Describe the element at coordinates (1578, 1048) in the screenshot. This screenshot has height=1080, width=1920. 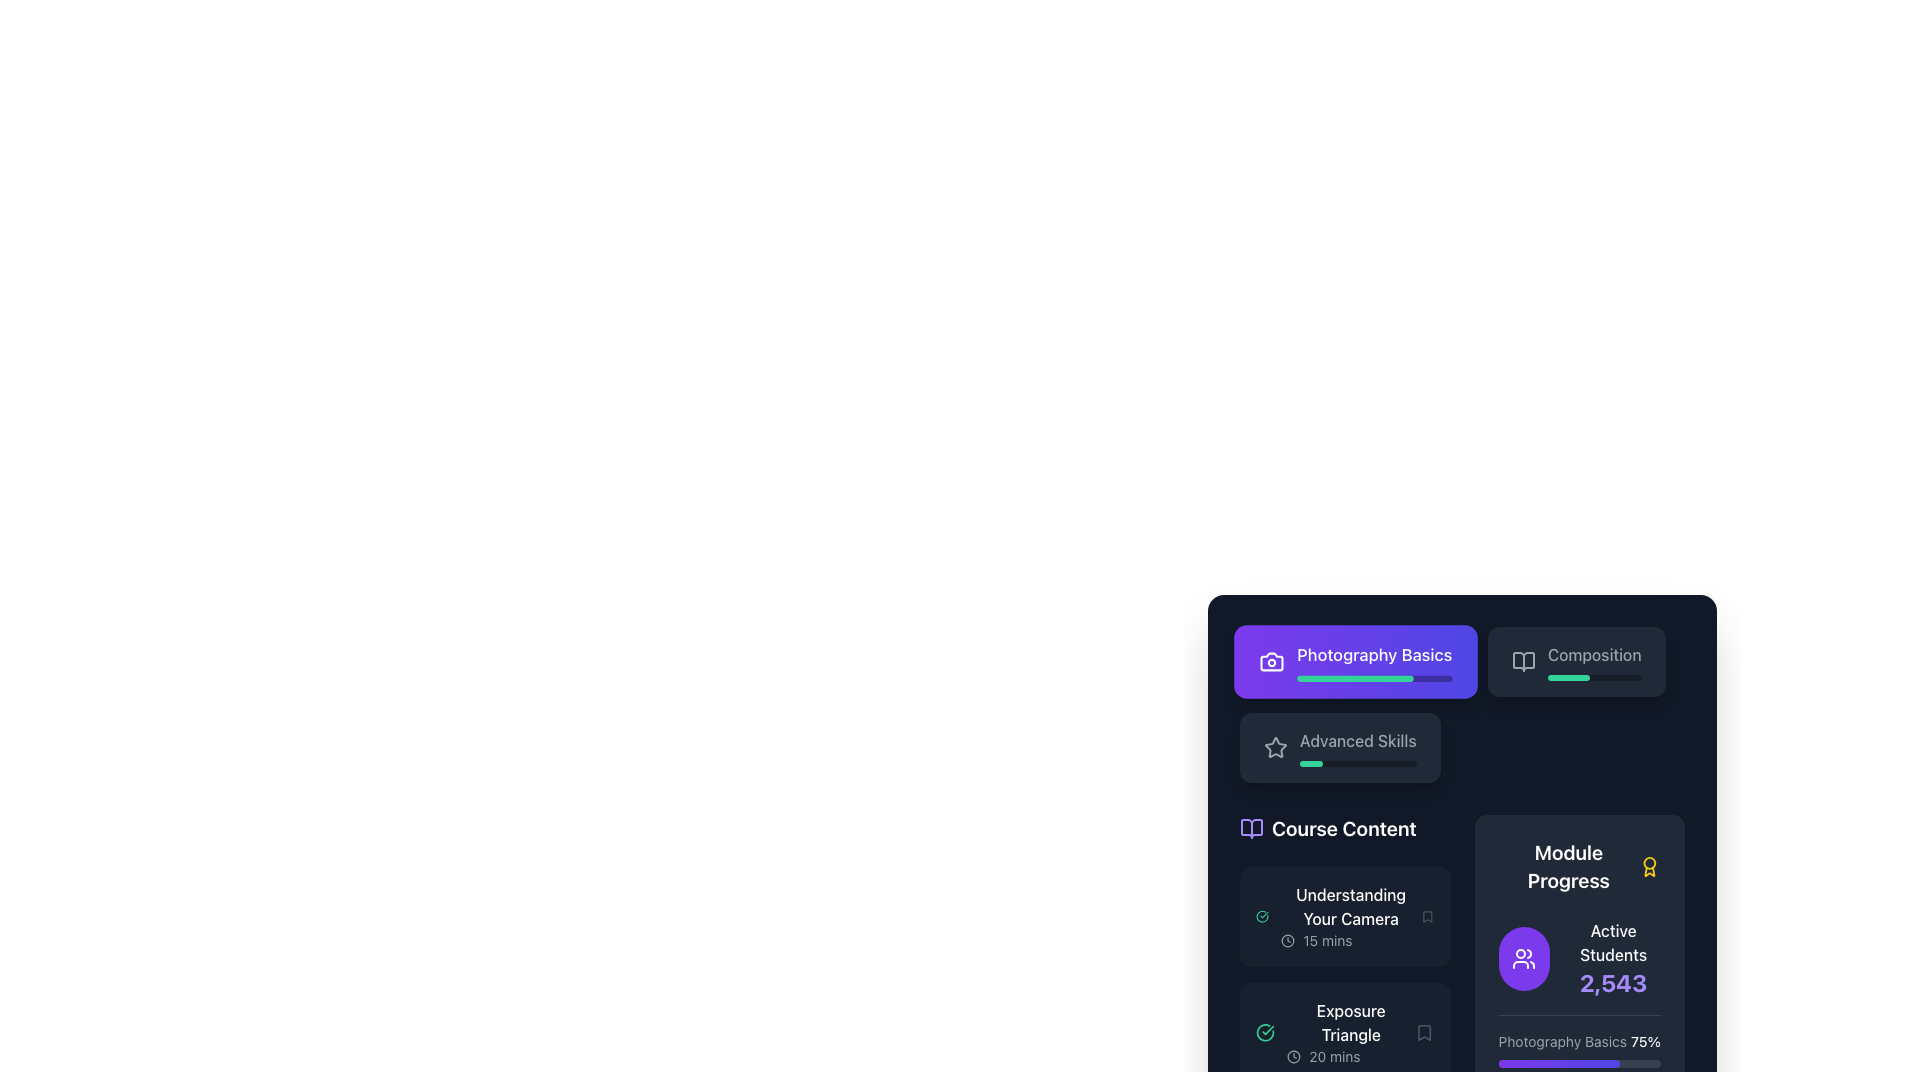
I see `the progress indicator displaying 'Photography Basics' and '75%' in the Module Progress area, which is the first item in the list` at that location.